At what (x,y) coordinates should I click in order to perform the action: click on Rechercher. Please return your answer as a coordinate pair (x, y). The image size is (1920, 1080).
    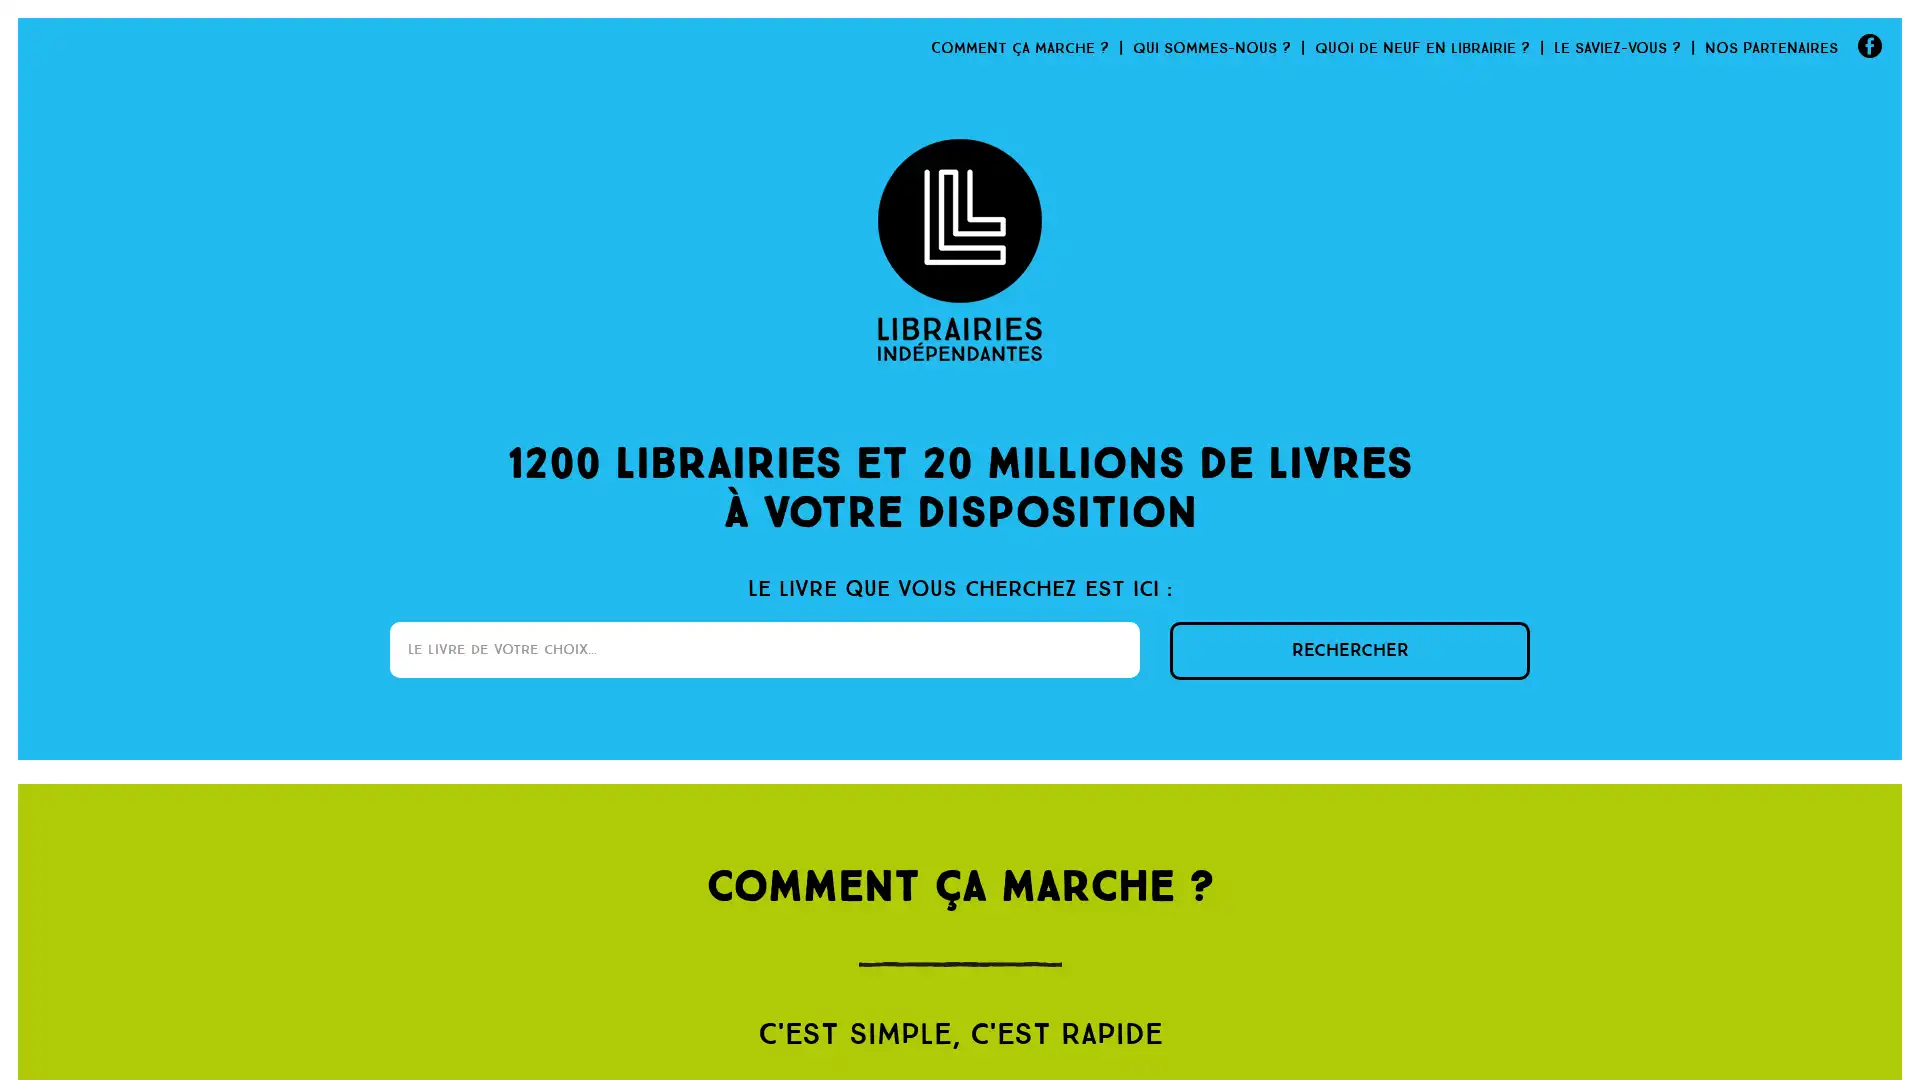
    Looking at the image, I should click on (1349, 651).